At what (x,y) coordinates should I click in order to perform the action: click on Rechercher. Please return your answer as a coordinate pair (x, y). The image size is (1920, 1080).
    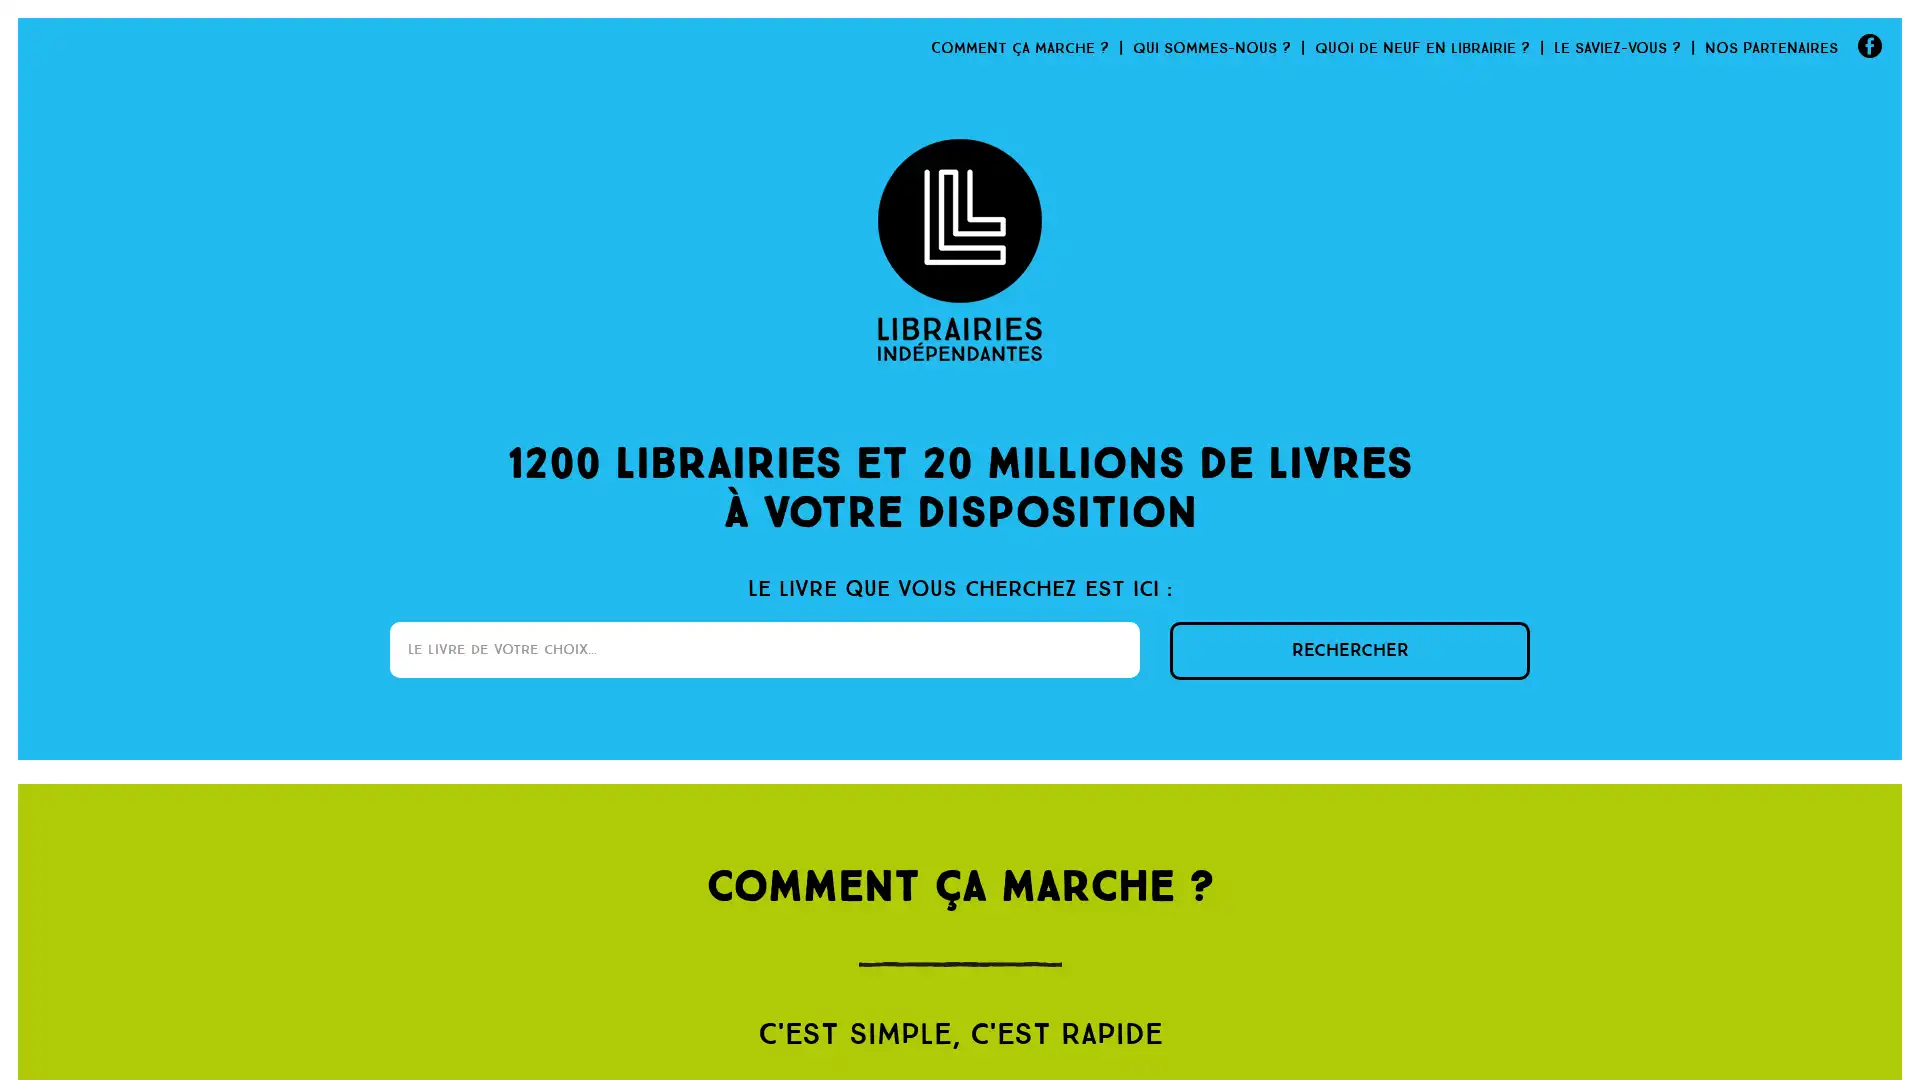
    Looking at the image, I should click on (1349, 651).